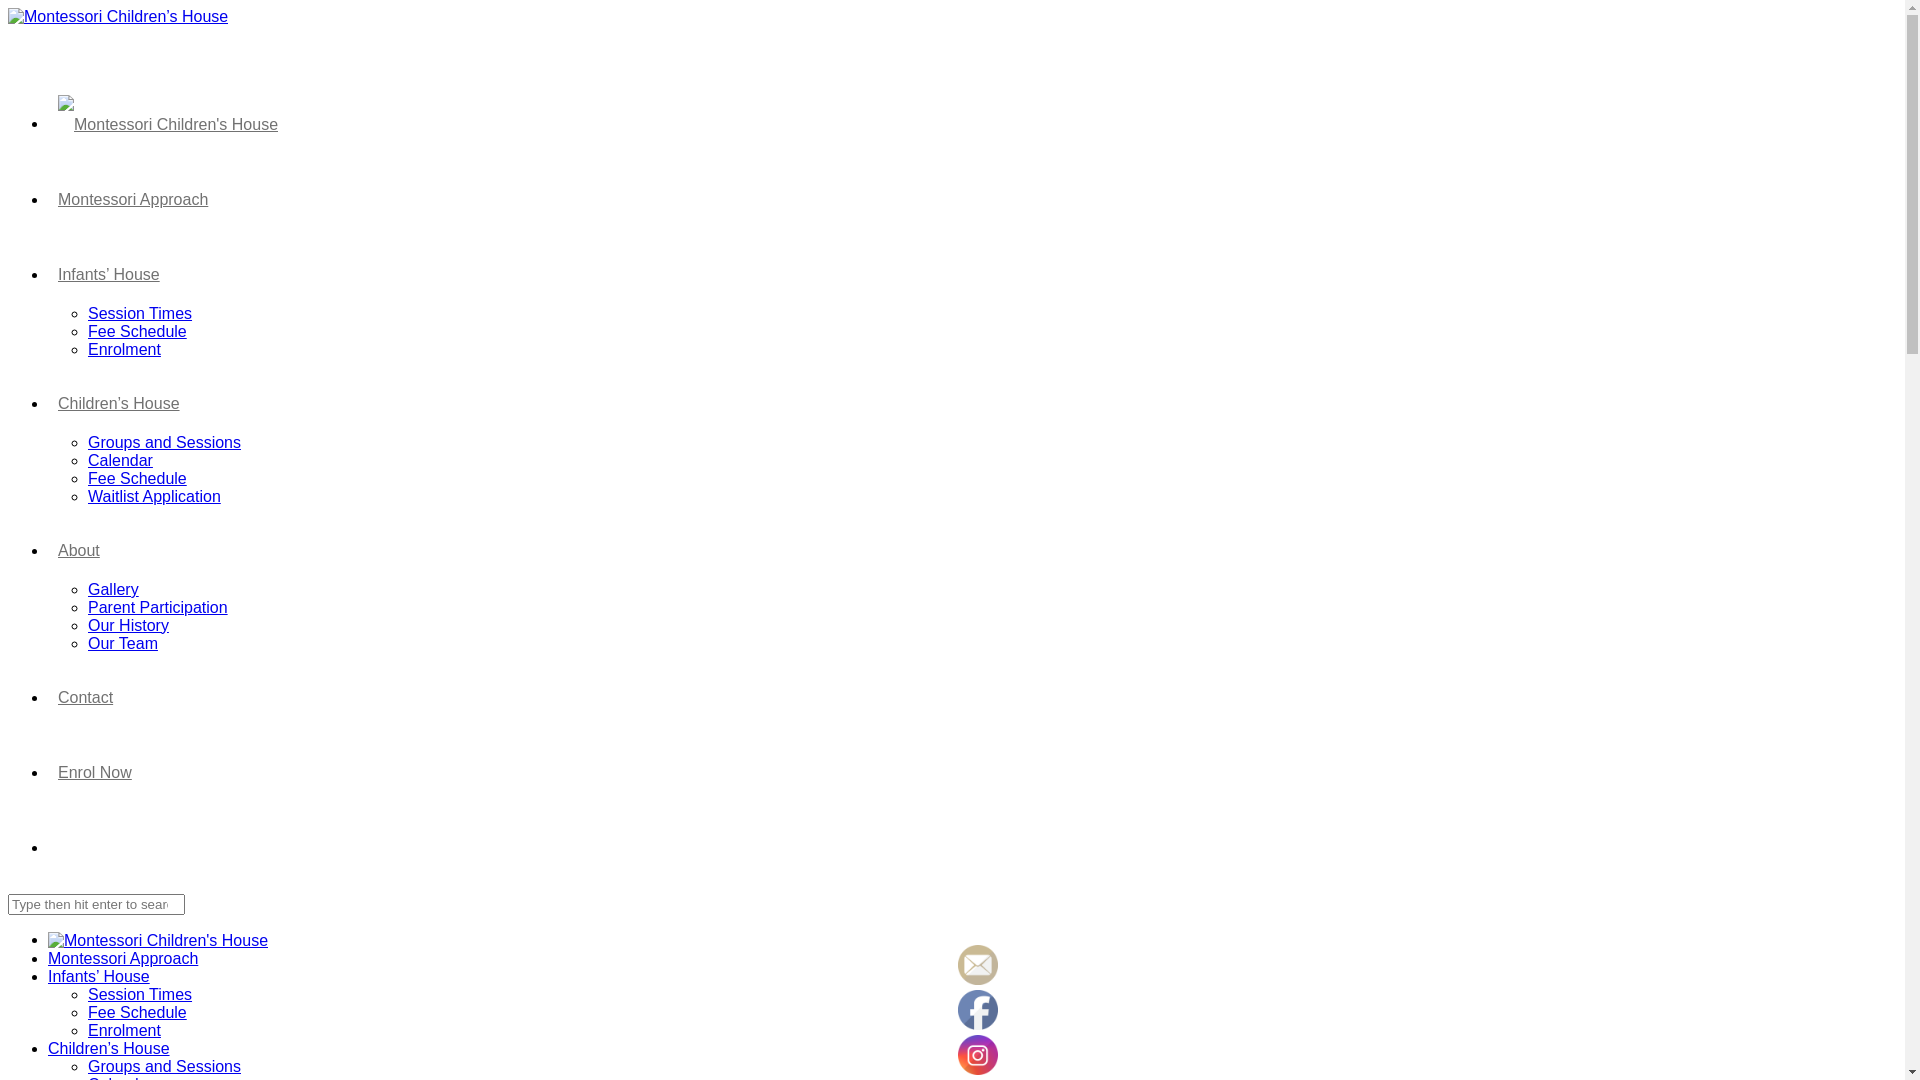  What do you see at coordinates (978, 1010) in the screenshot?
I see `'Facebook'` at bounding box center [978, 1010].